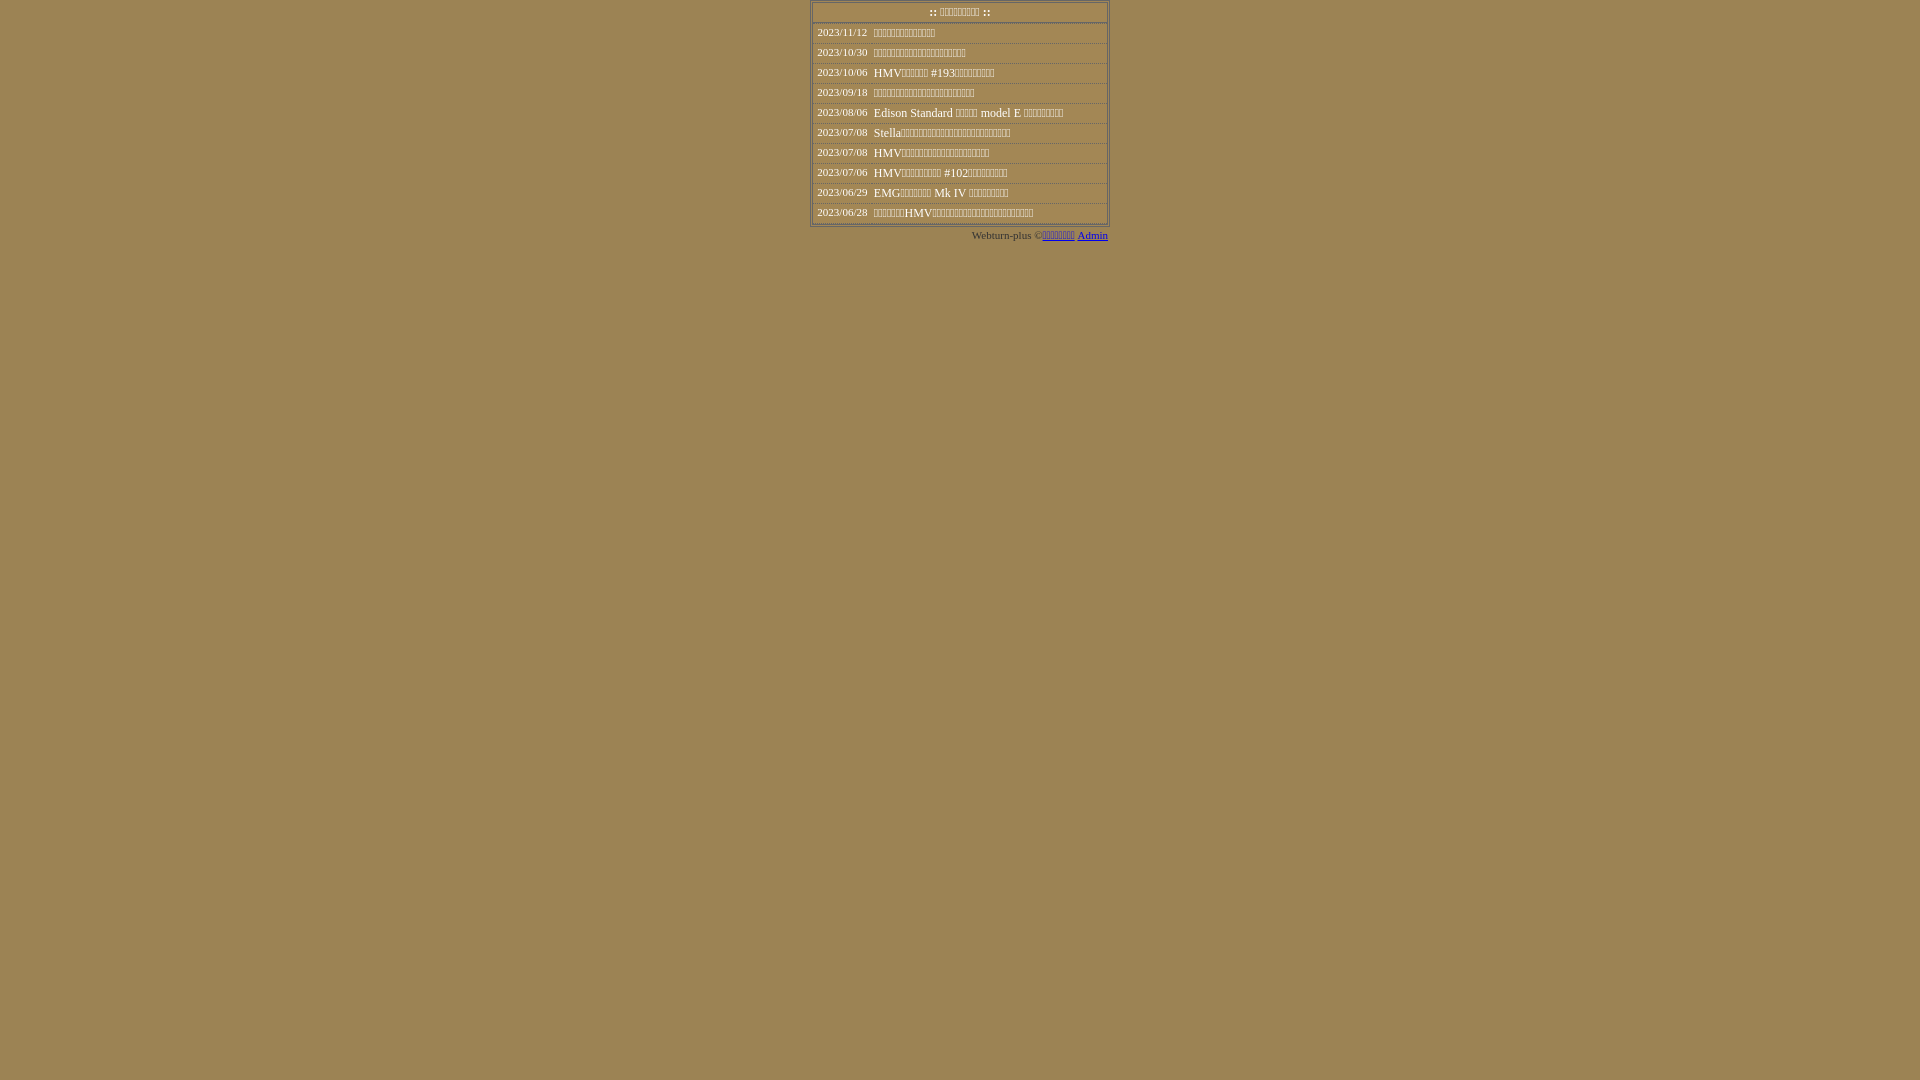 The height and width of the screenshot is (1080, 1920). Describe the element at coordinates (1091, 234) in the screenshot. I see `'Admin'` at that location.